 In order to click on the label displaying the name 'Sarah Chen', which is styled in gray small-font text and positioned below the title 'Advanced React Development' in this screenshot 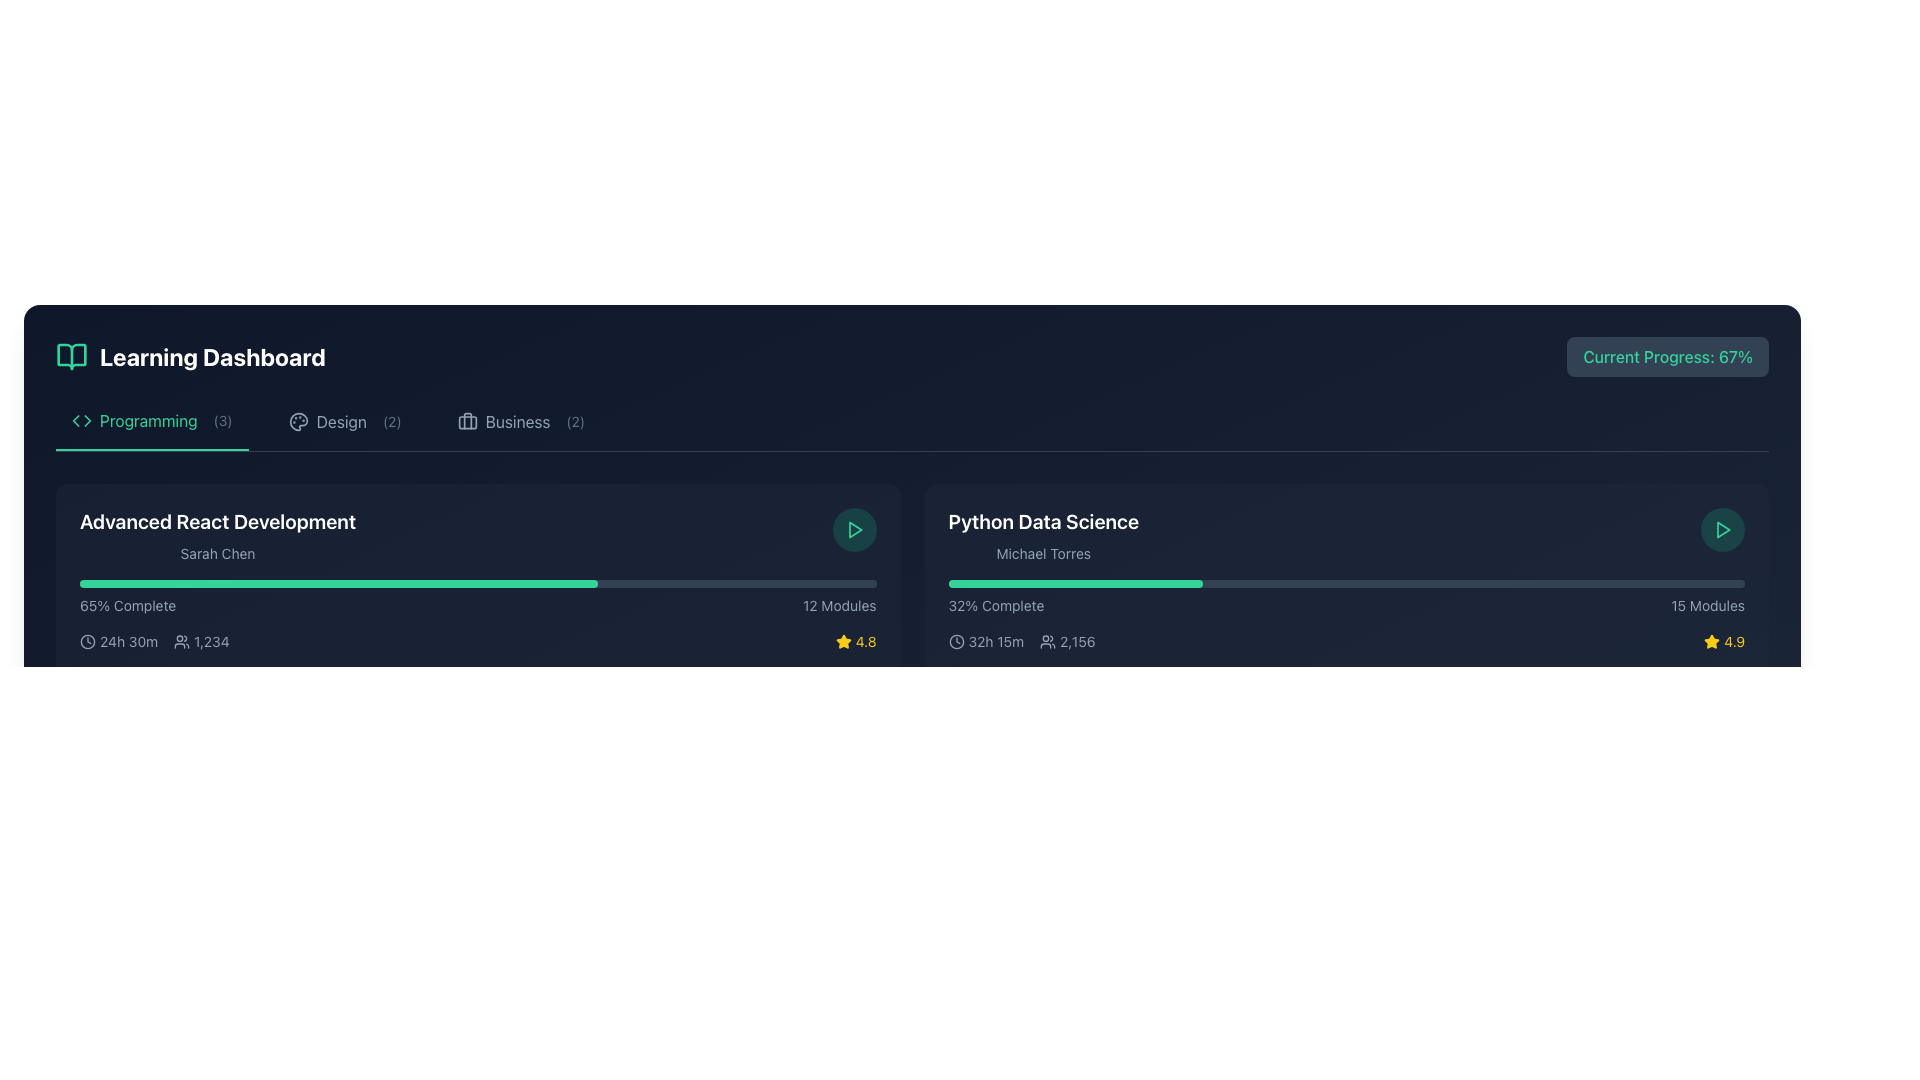, I will do `click(218, 554)`.